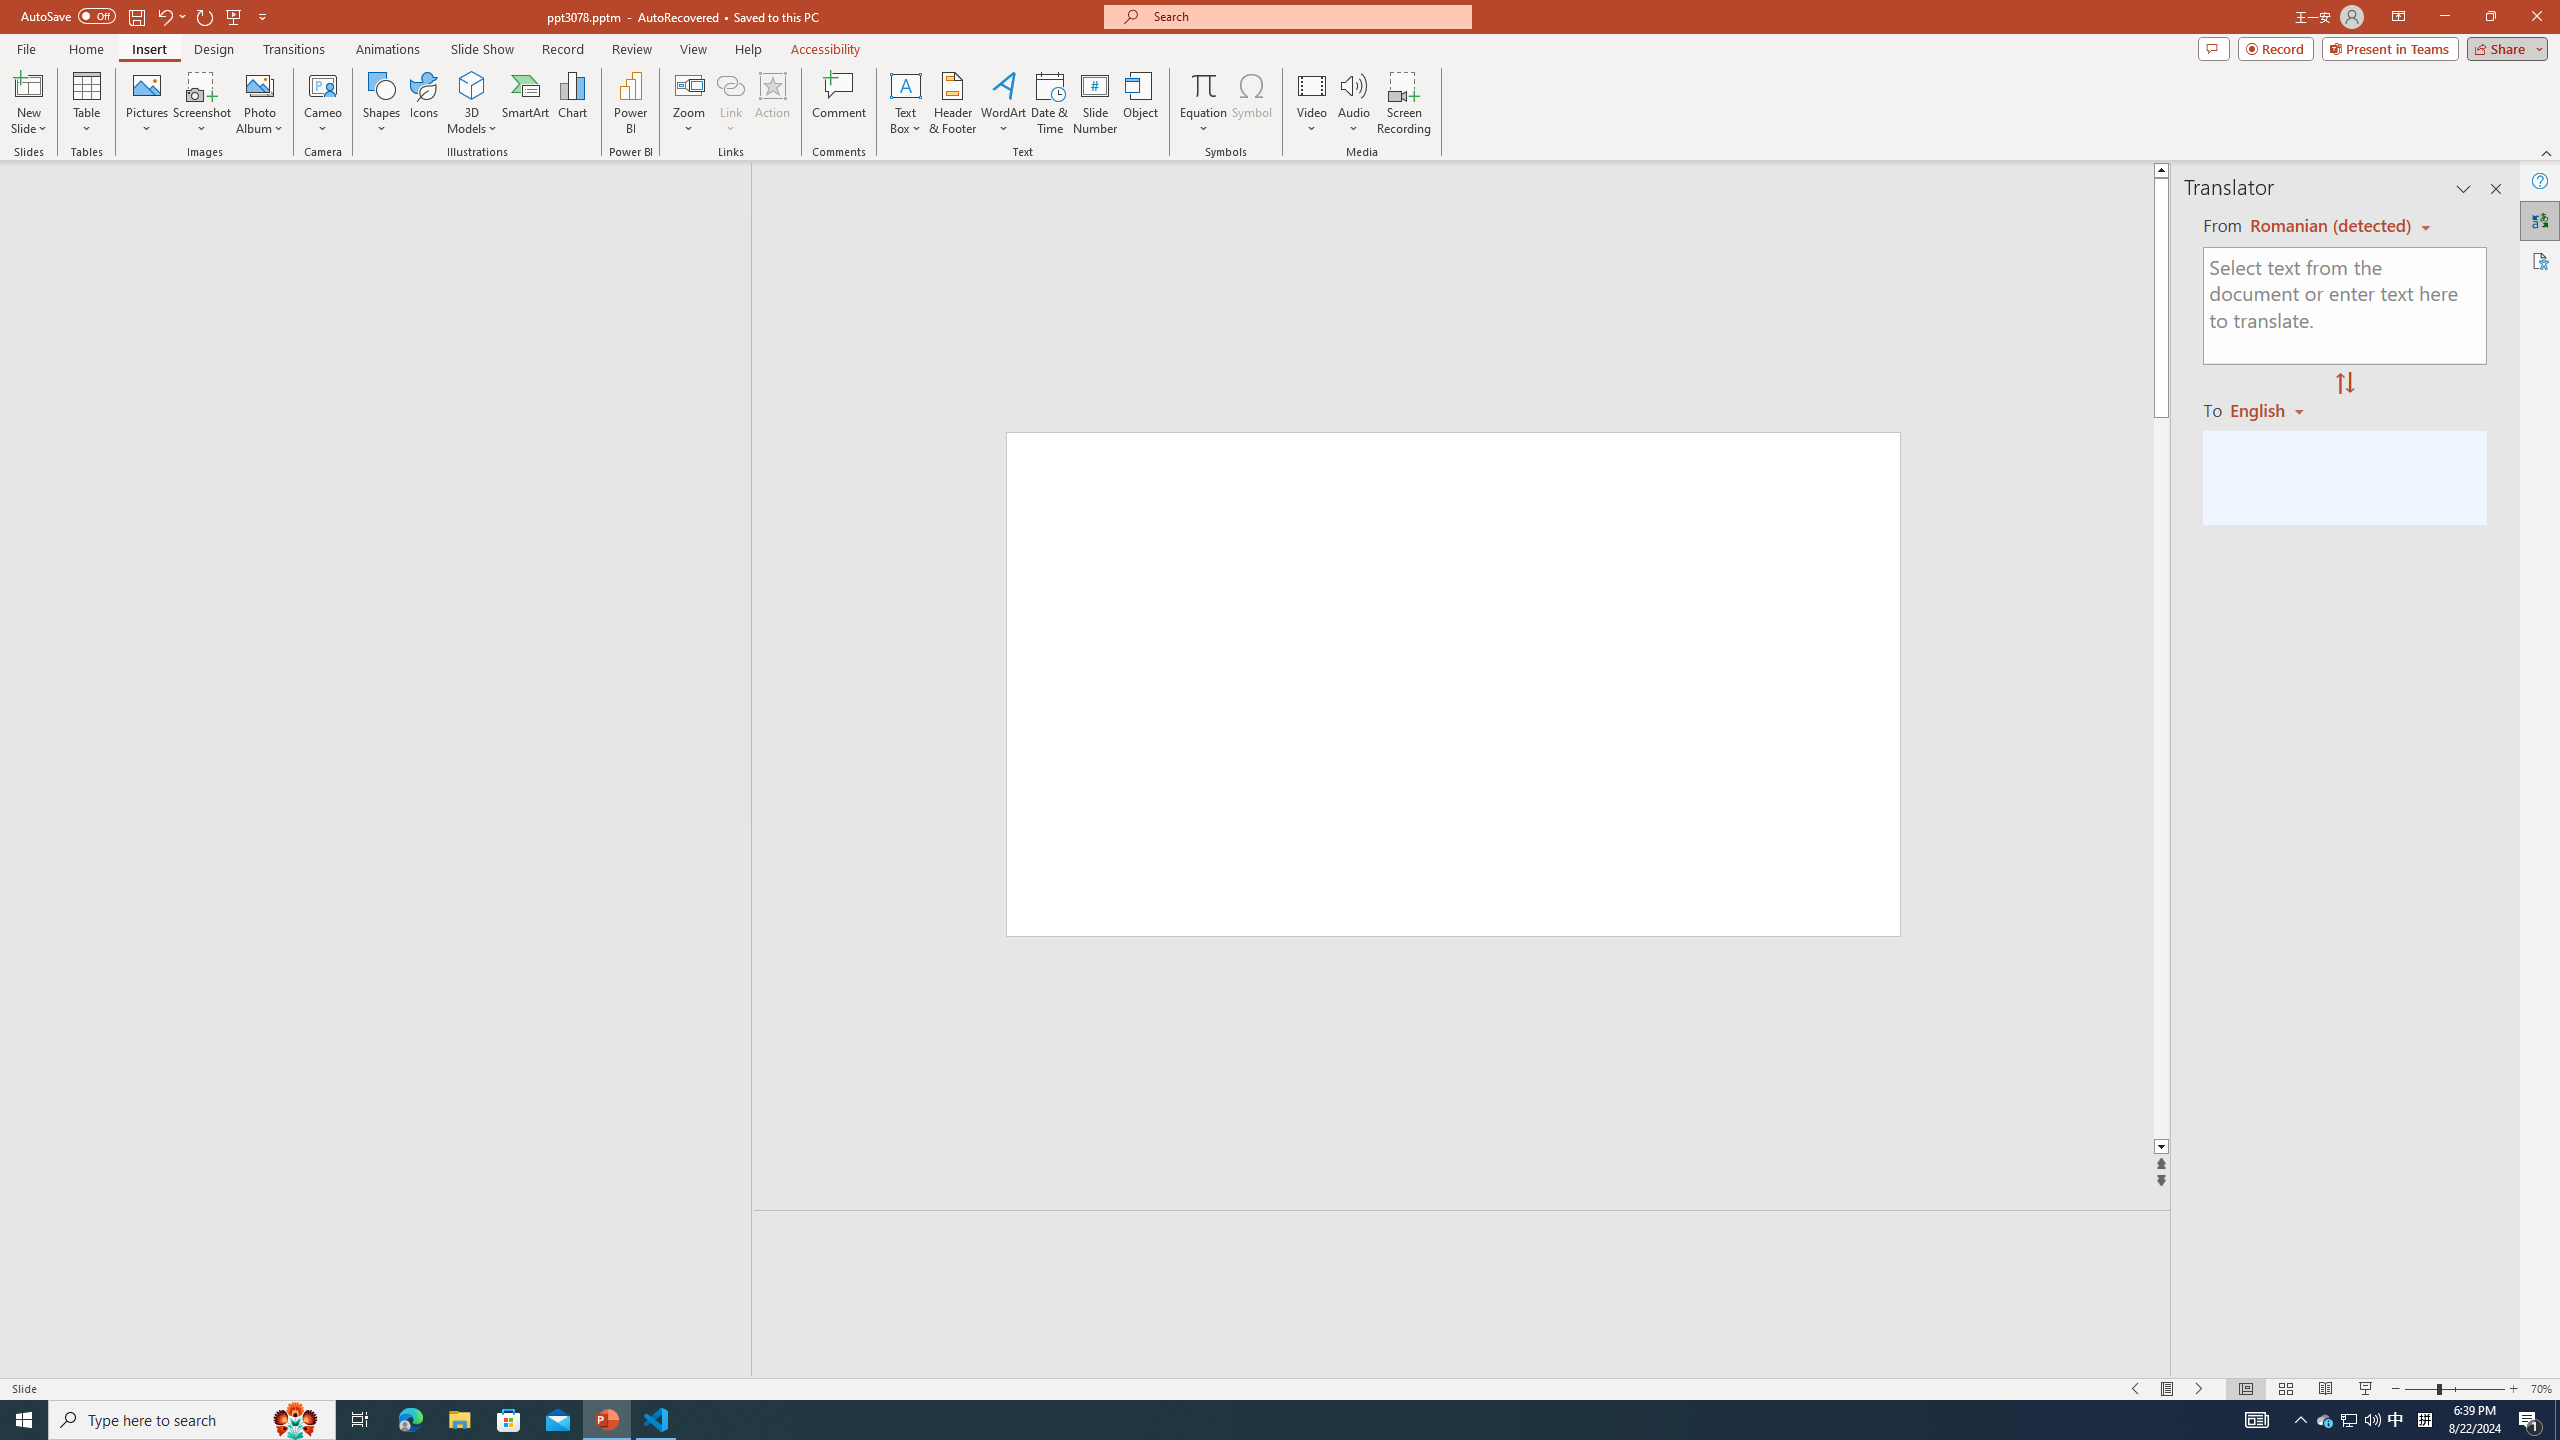 The image size is (2560, 1440). I want to click on '3D Models', so click(472, 84).